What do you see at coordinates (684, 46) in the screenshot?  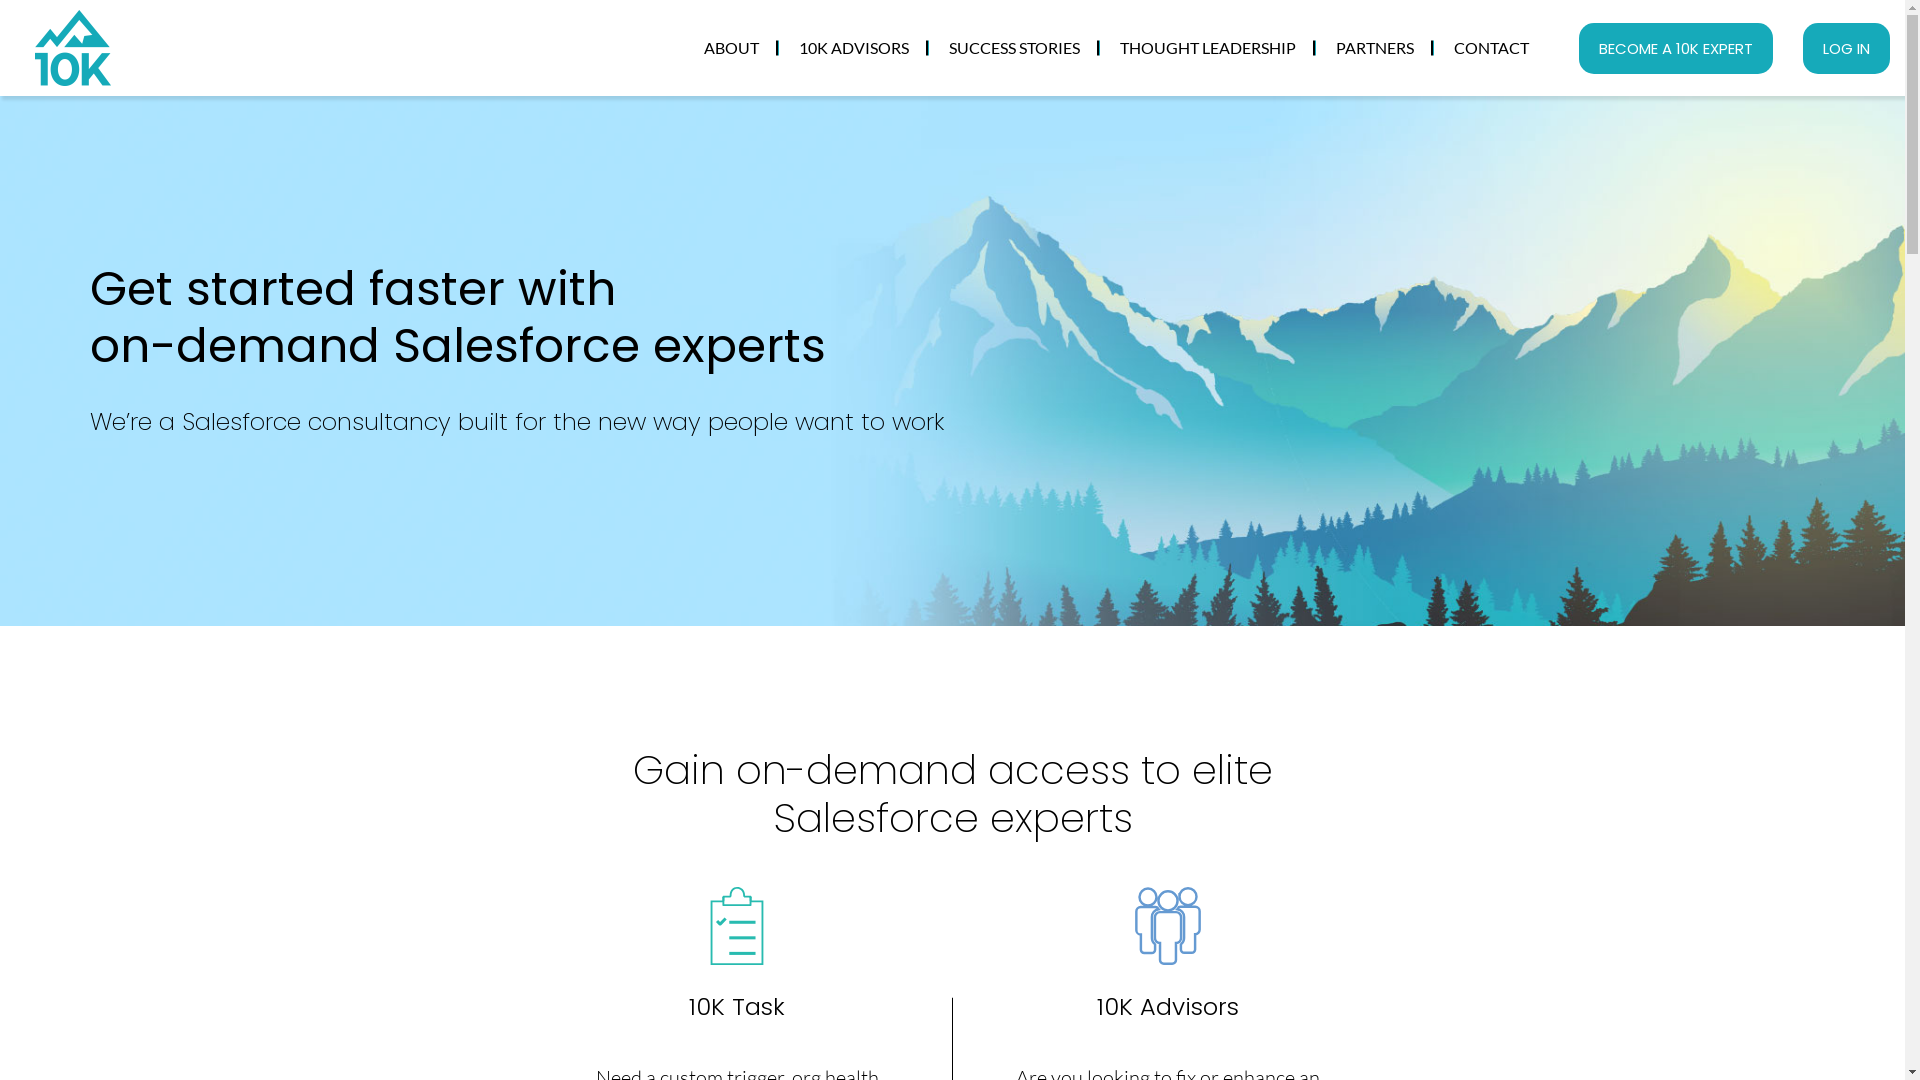 I see `'ABOUT'` at bounding box center [684, 46].